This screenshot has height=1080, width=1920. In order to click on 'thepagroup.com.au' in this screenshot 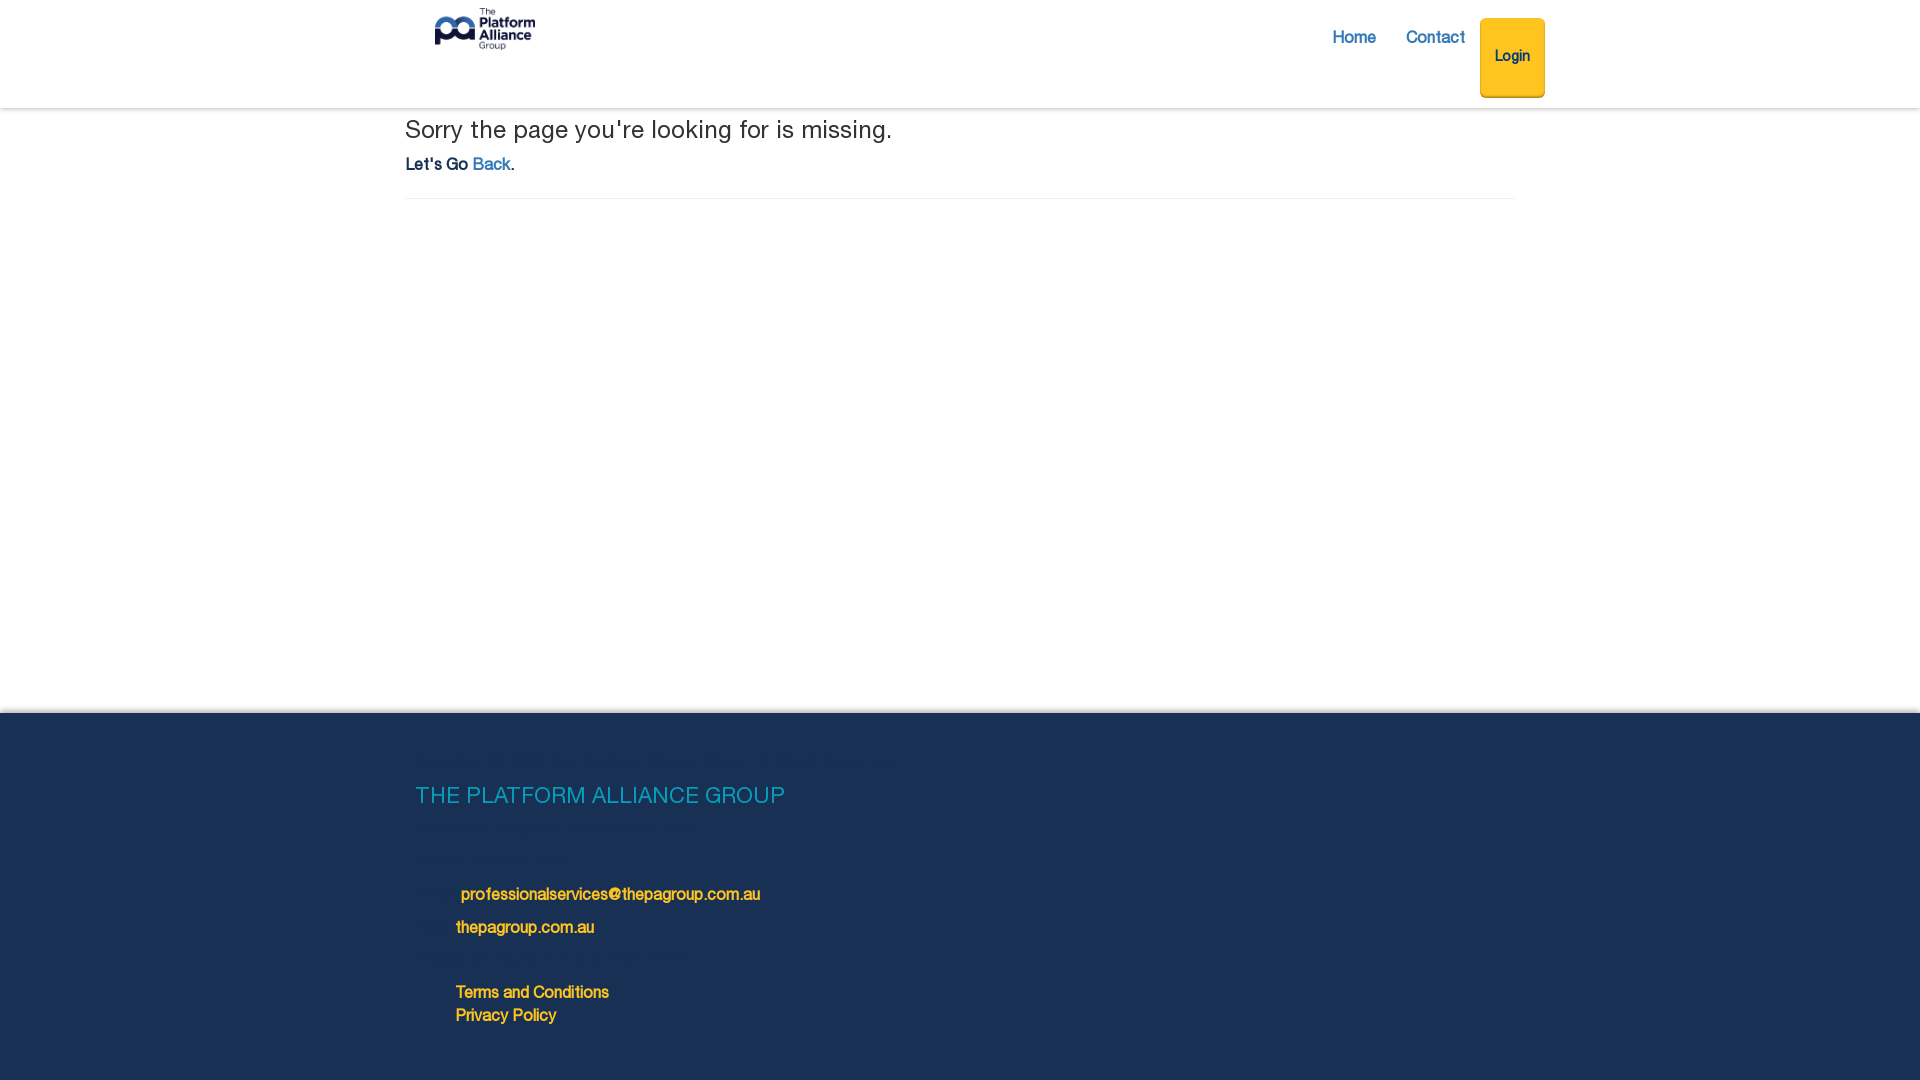, I will do `click(524, 929)`.